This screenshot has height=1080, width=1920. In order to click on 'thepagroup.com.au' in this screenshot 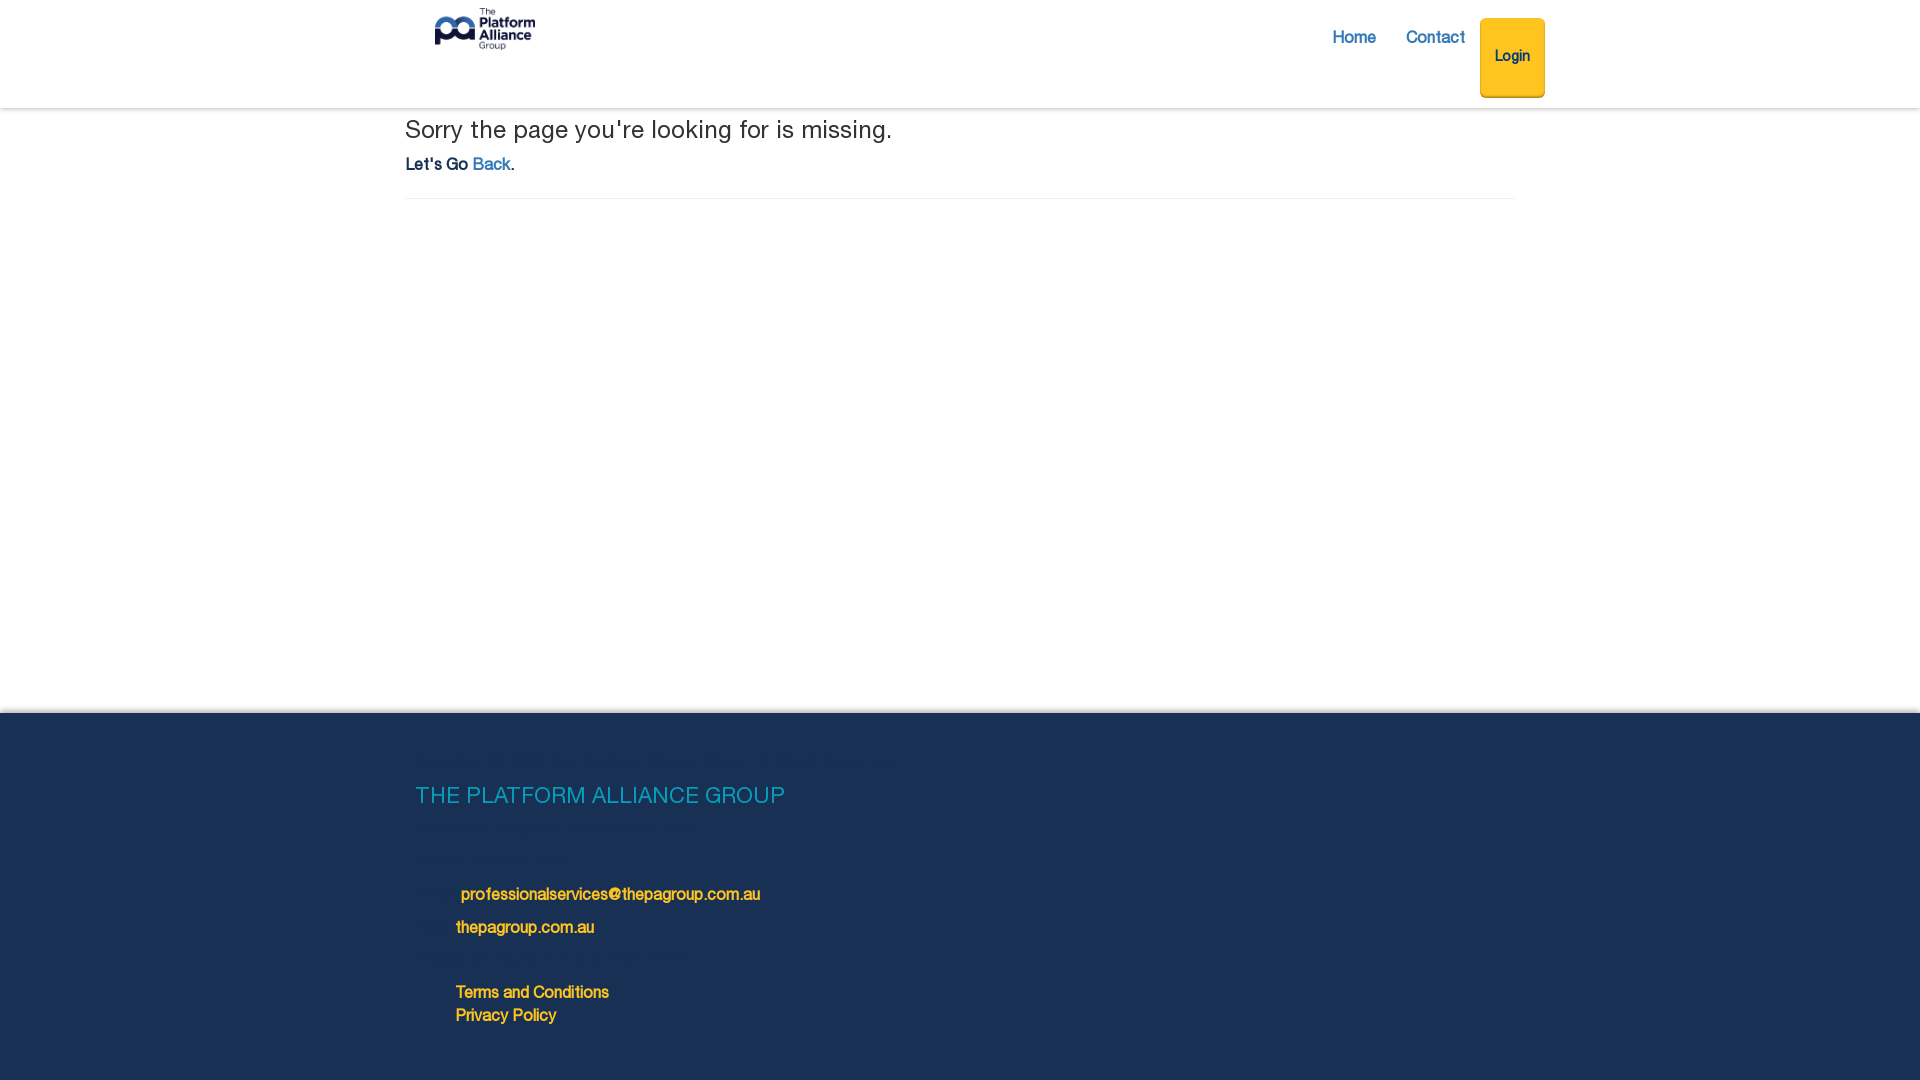, I will do `click(524, 929)`.